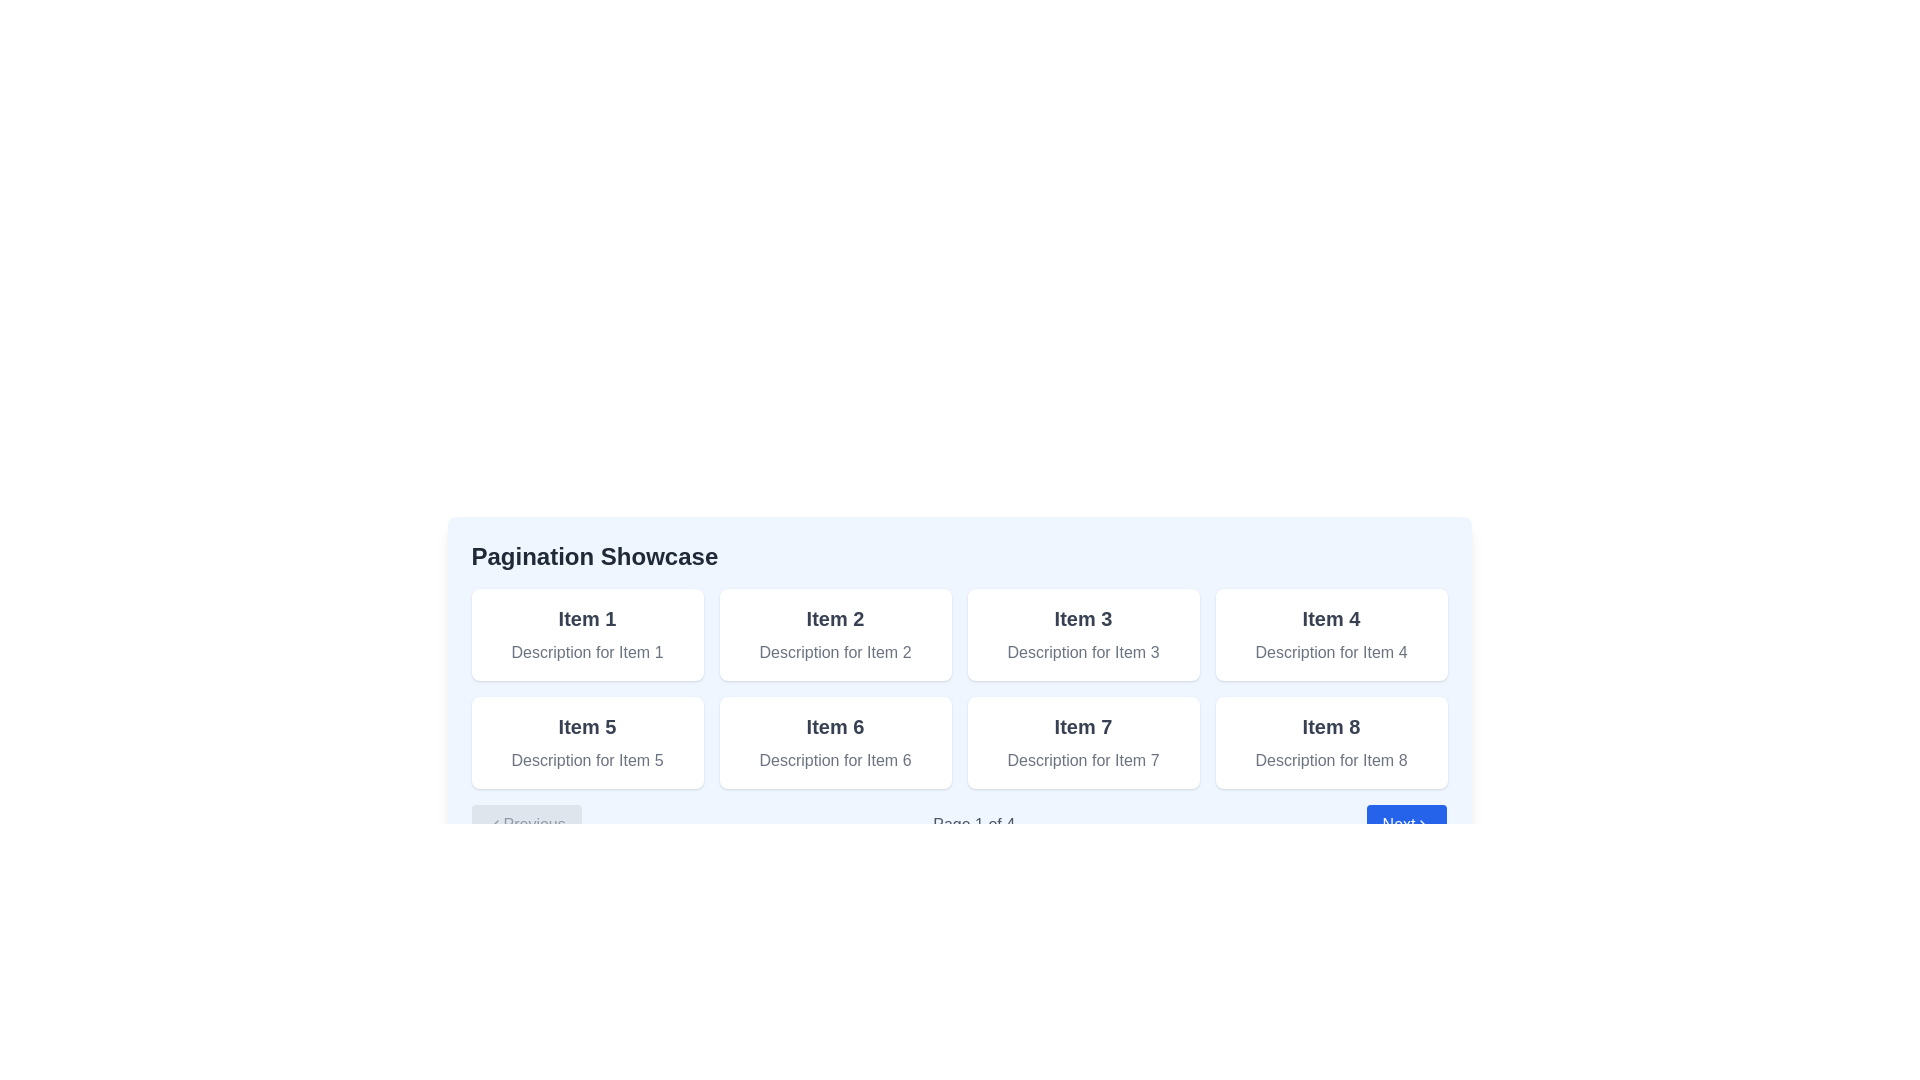 This screenshot has width=1920, height=1080. I want to click on the text label displaying 'Item 6' located in the second row and second column of a 4x2 grid layout by clicking on it, so click(835, 726).